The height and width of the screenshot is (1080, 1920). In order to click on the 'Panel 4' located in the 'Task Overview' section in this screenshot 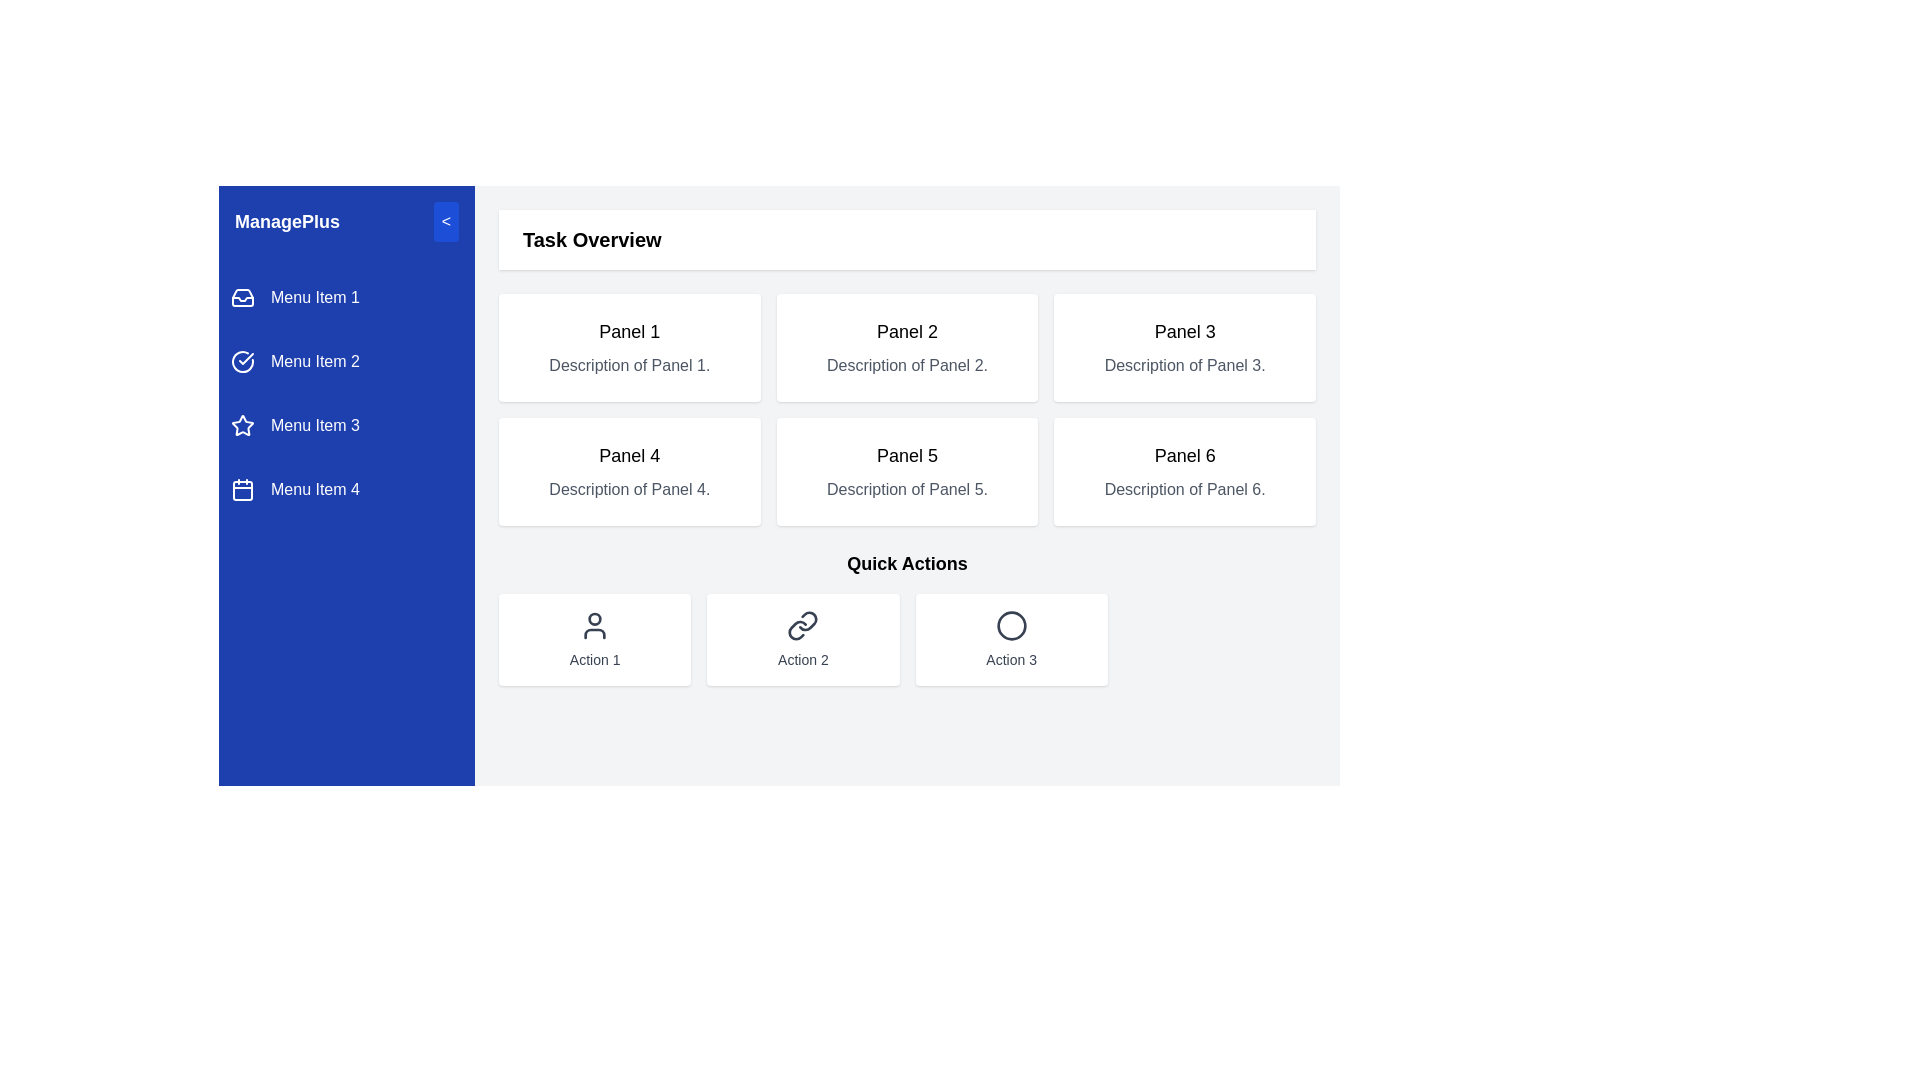, I will do `click(628, 471)`.